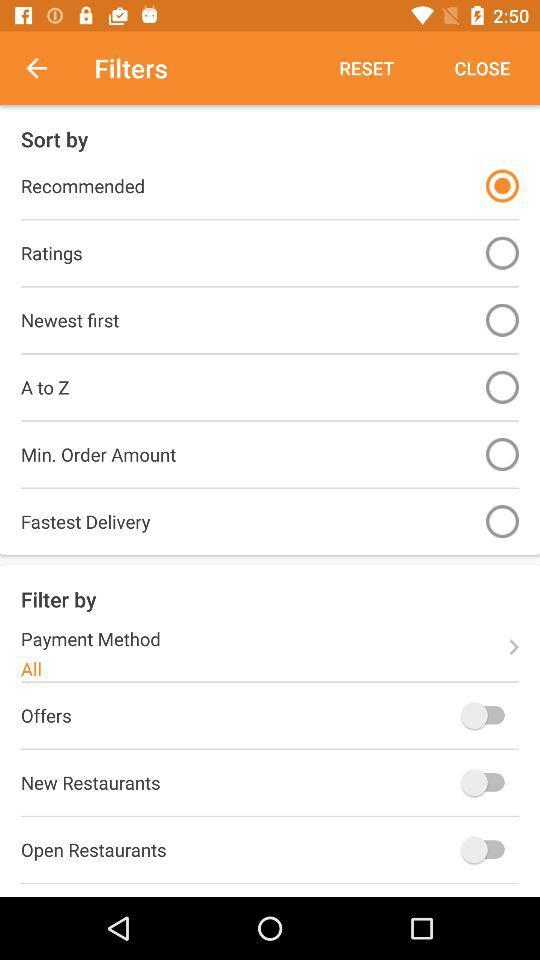  Describe the element at coordinates (501, 186) in the screenshot. I see `option` at that location.